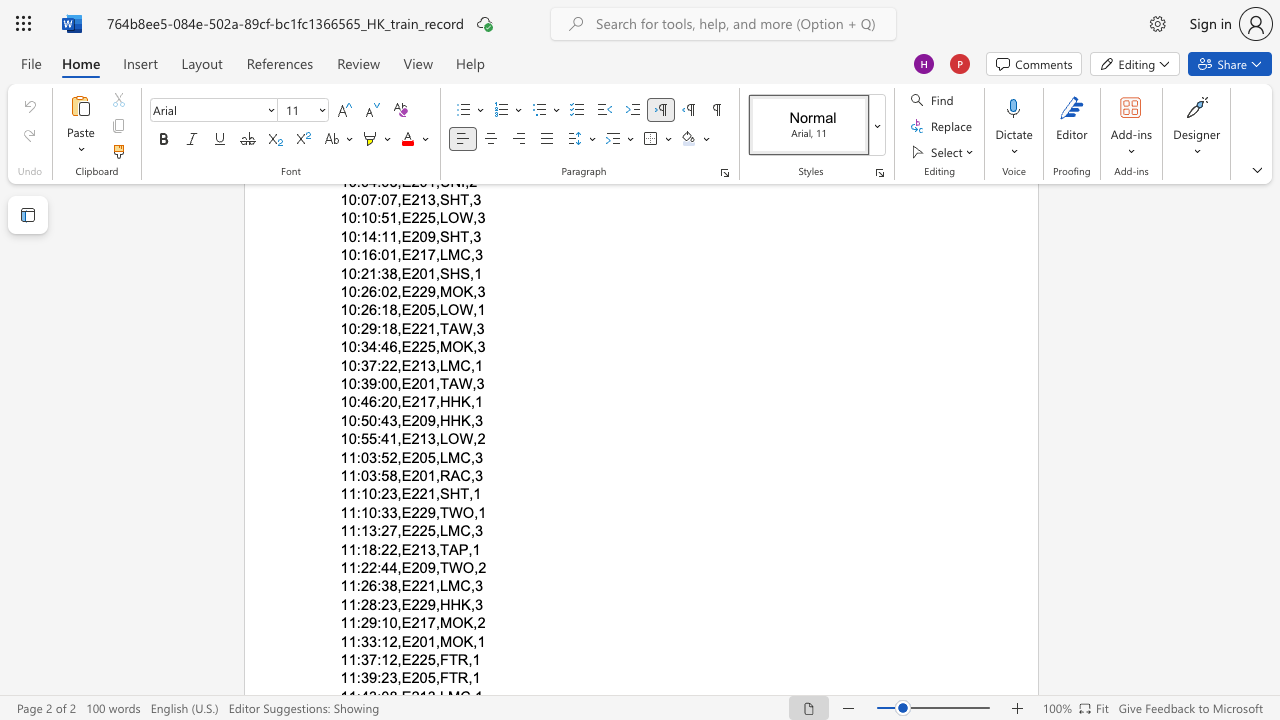 The height and width of the screenshot is (720, 1280). What do you see at coordinates (360, 660) in the screenshot?
I see `the subset text "37:" within the text "11:37:12,E225,FTR,1"` at bounding box center [360, 660].